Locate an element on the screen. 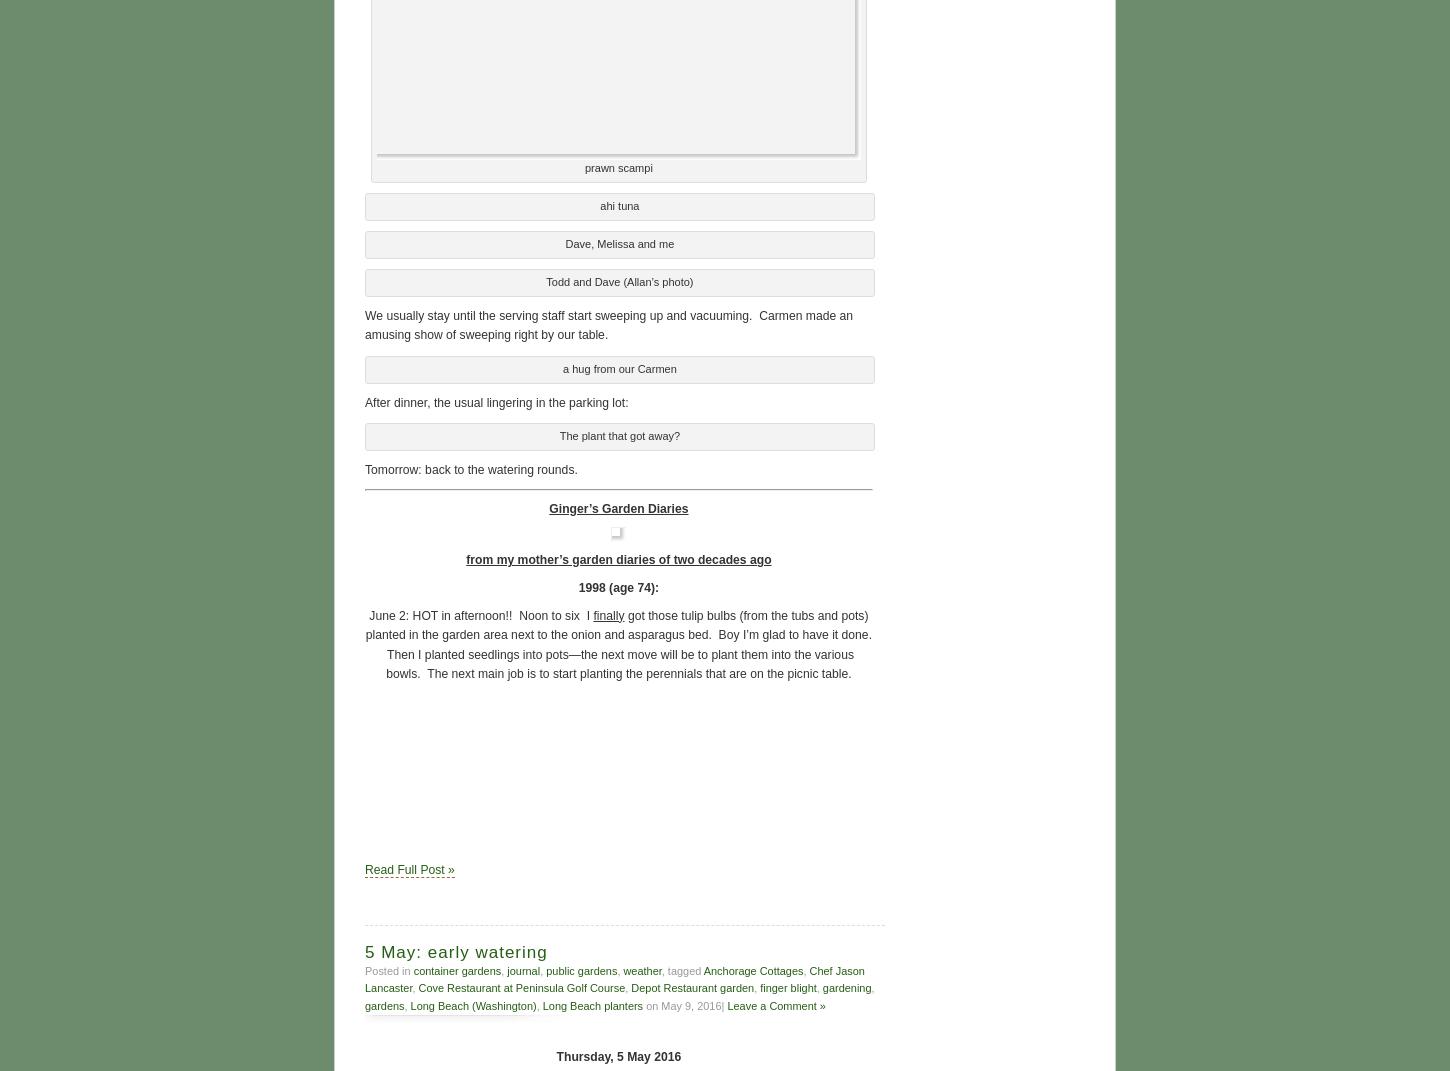 The width and height of the screenshot is (1450, 1071). 'The plant that got away?' is located at coordinates (618, 433).